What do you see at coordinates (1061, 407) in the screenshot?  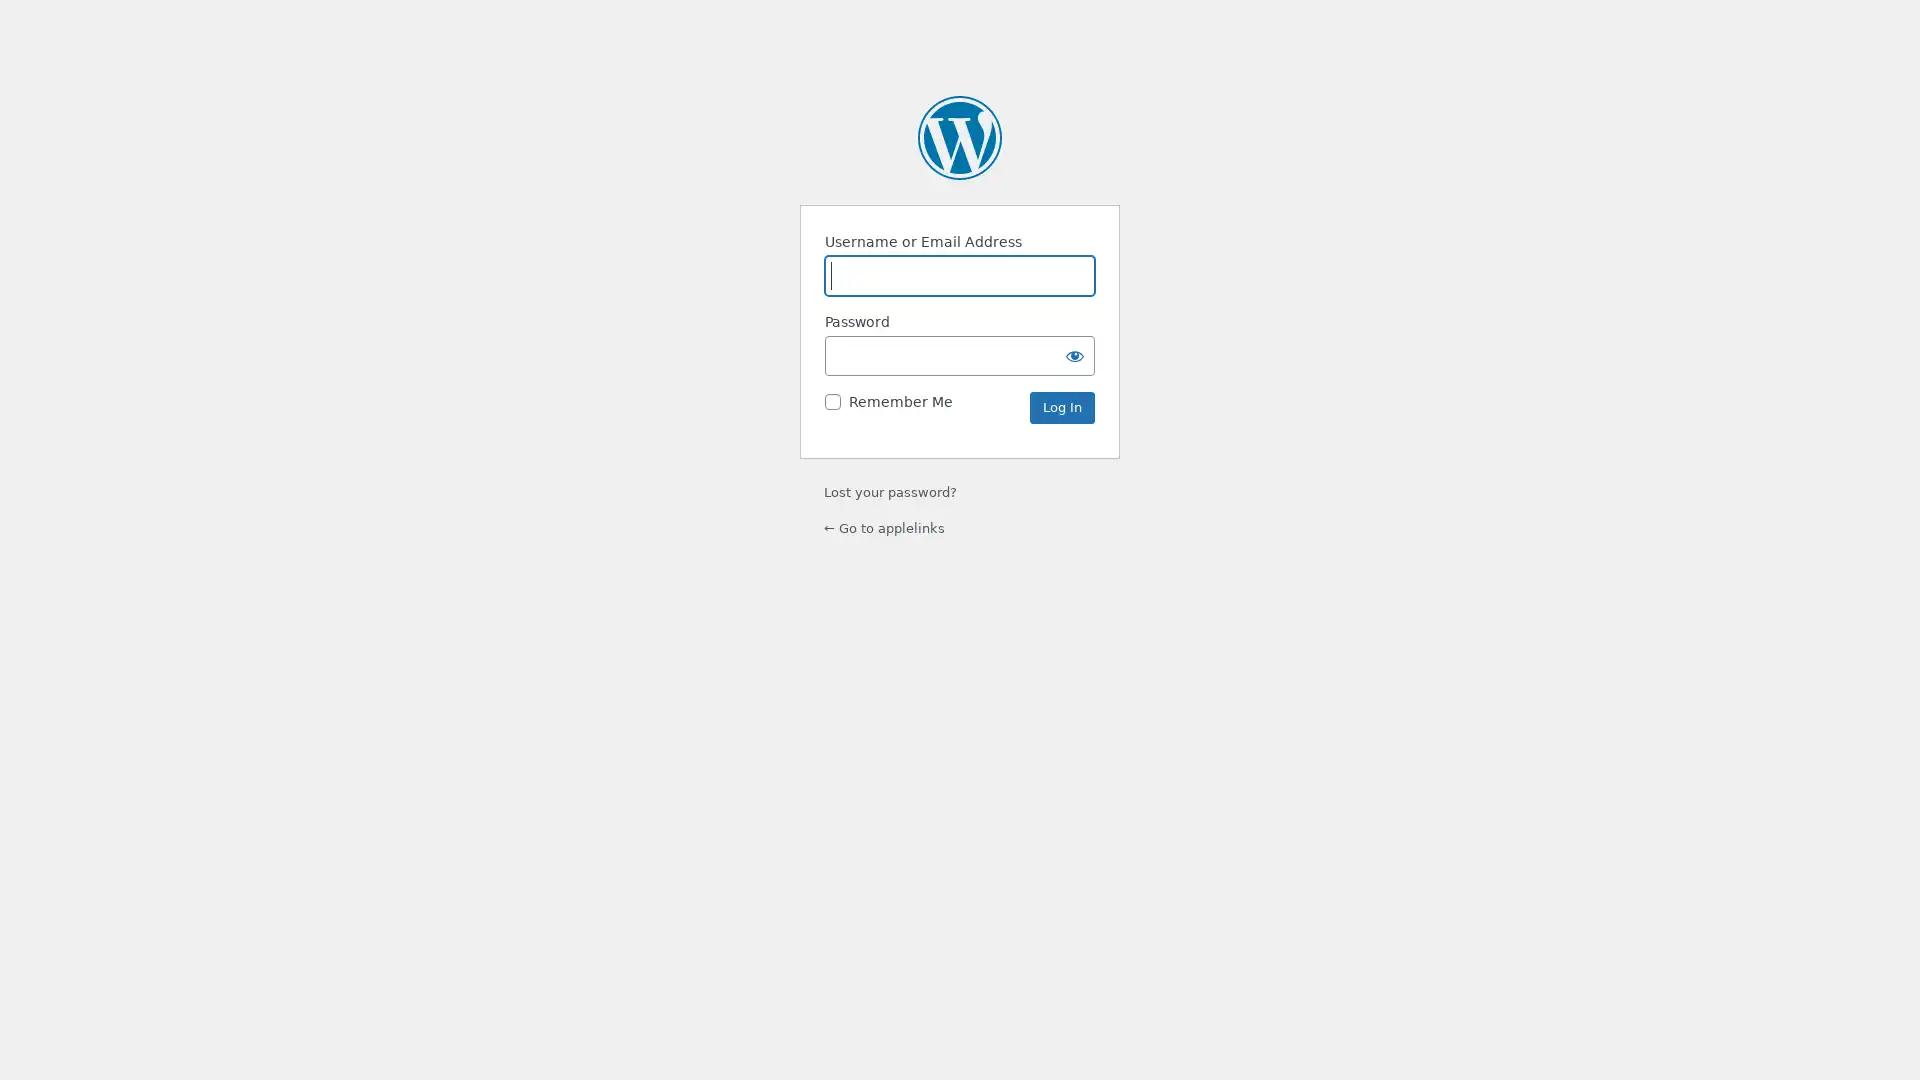 I see `Log In` at bounding box center [1061, 407].